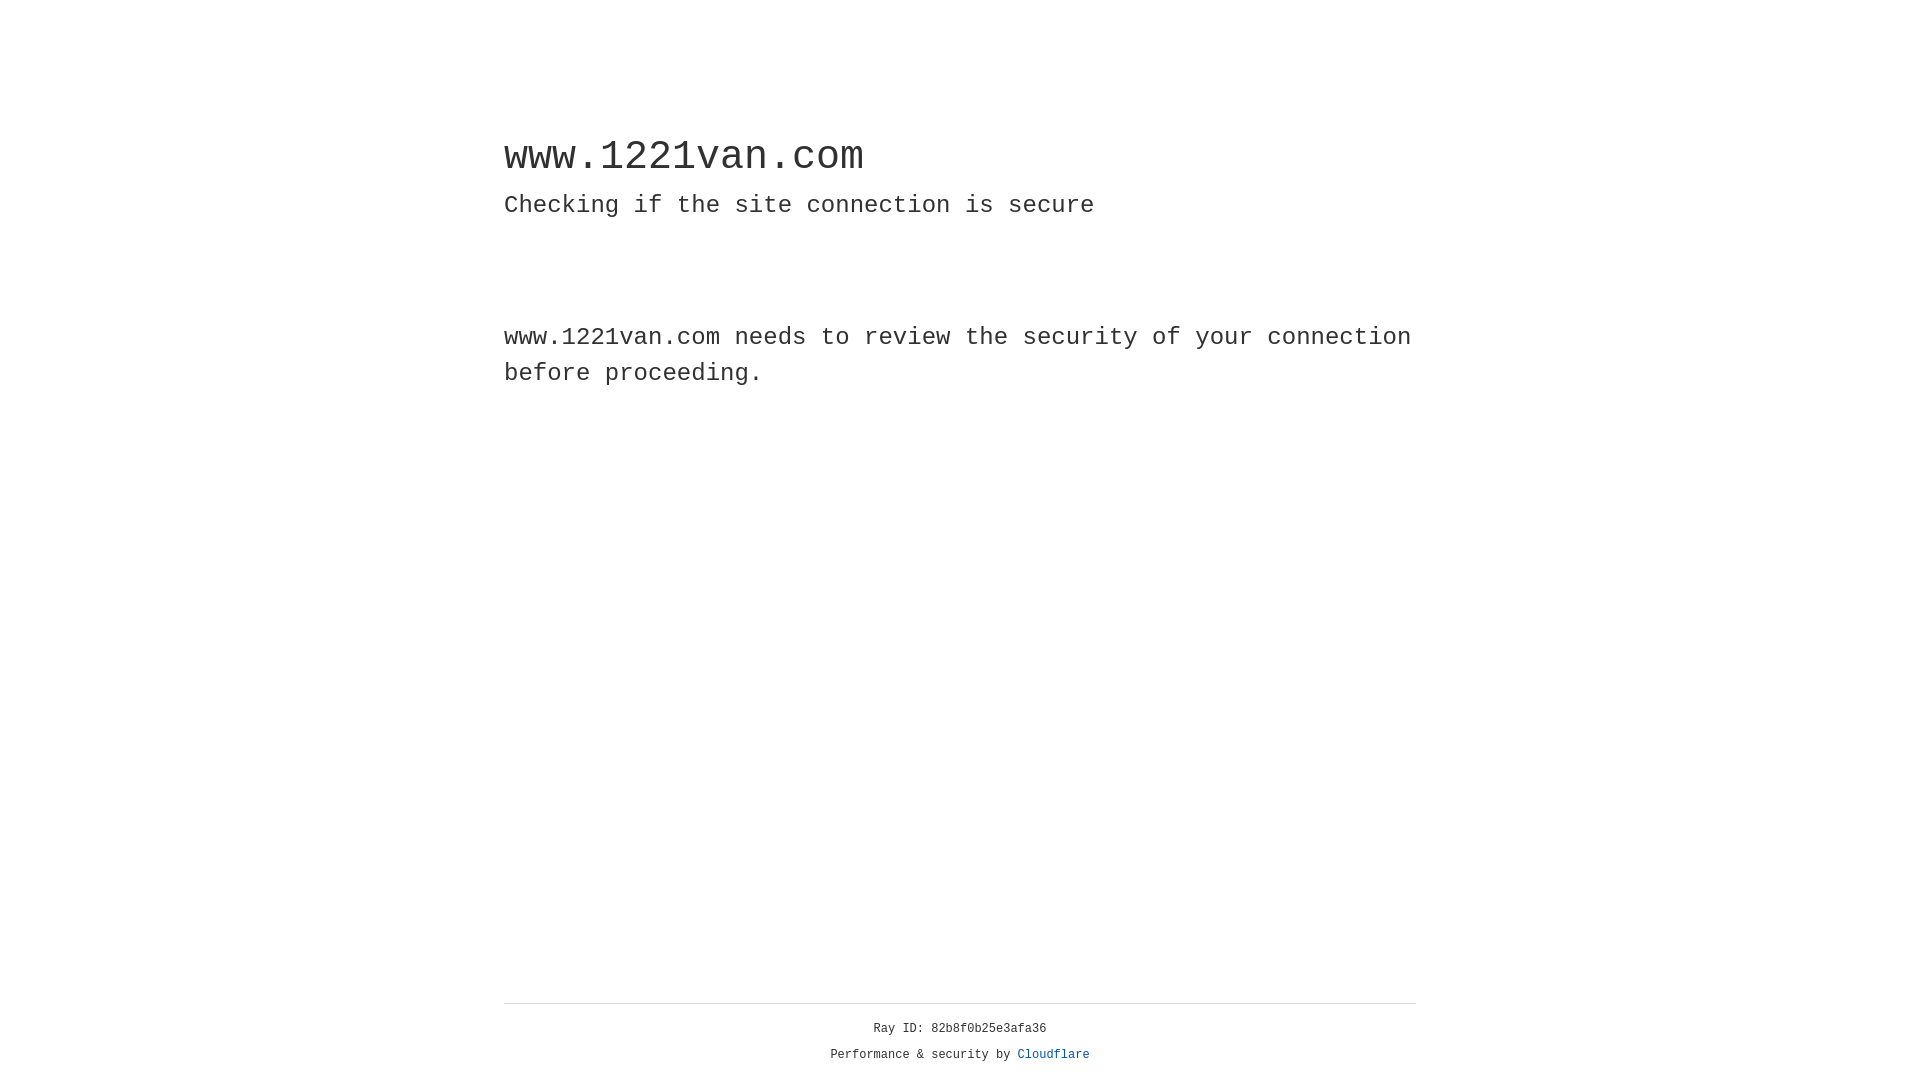 This screenshot has width=1920, height=1080. I want to click on 'Cloudflare', so click(1053, 1054).